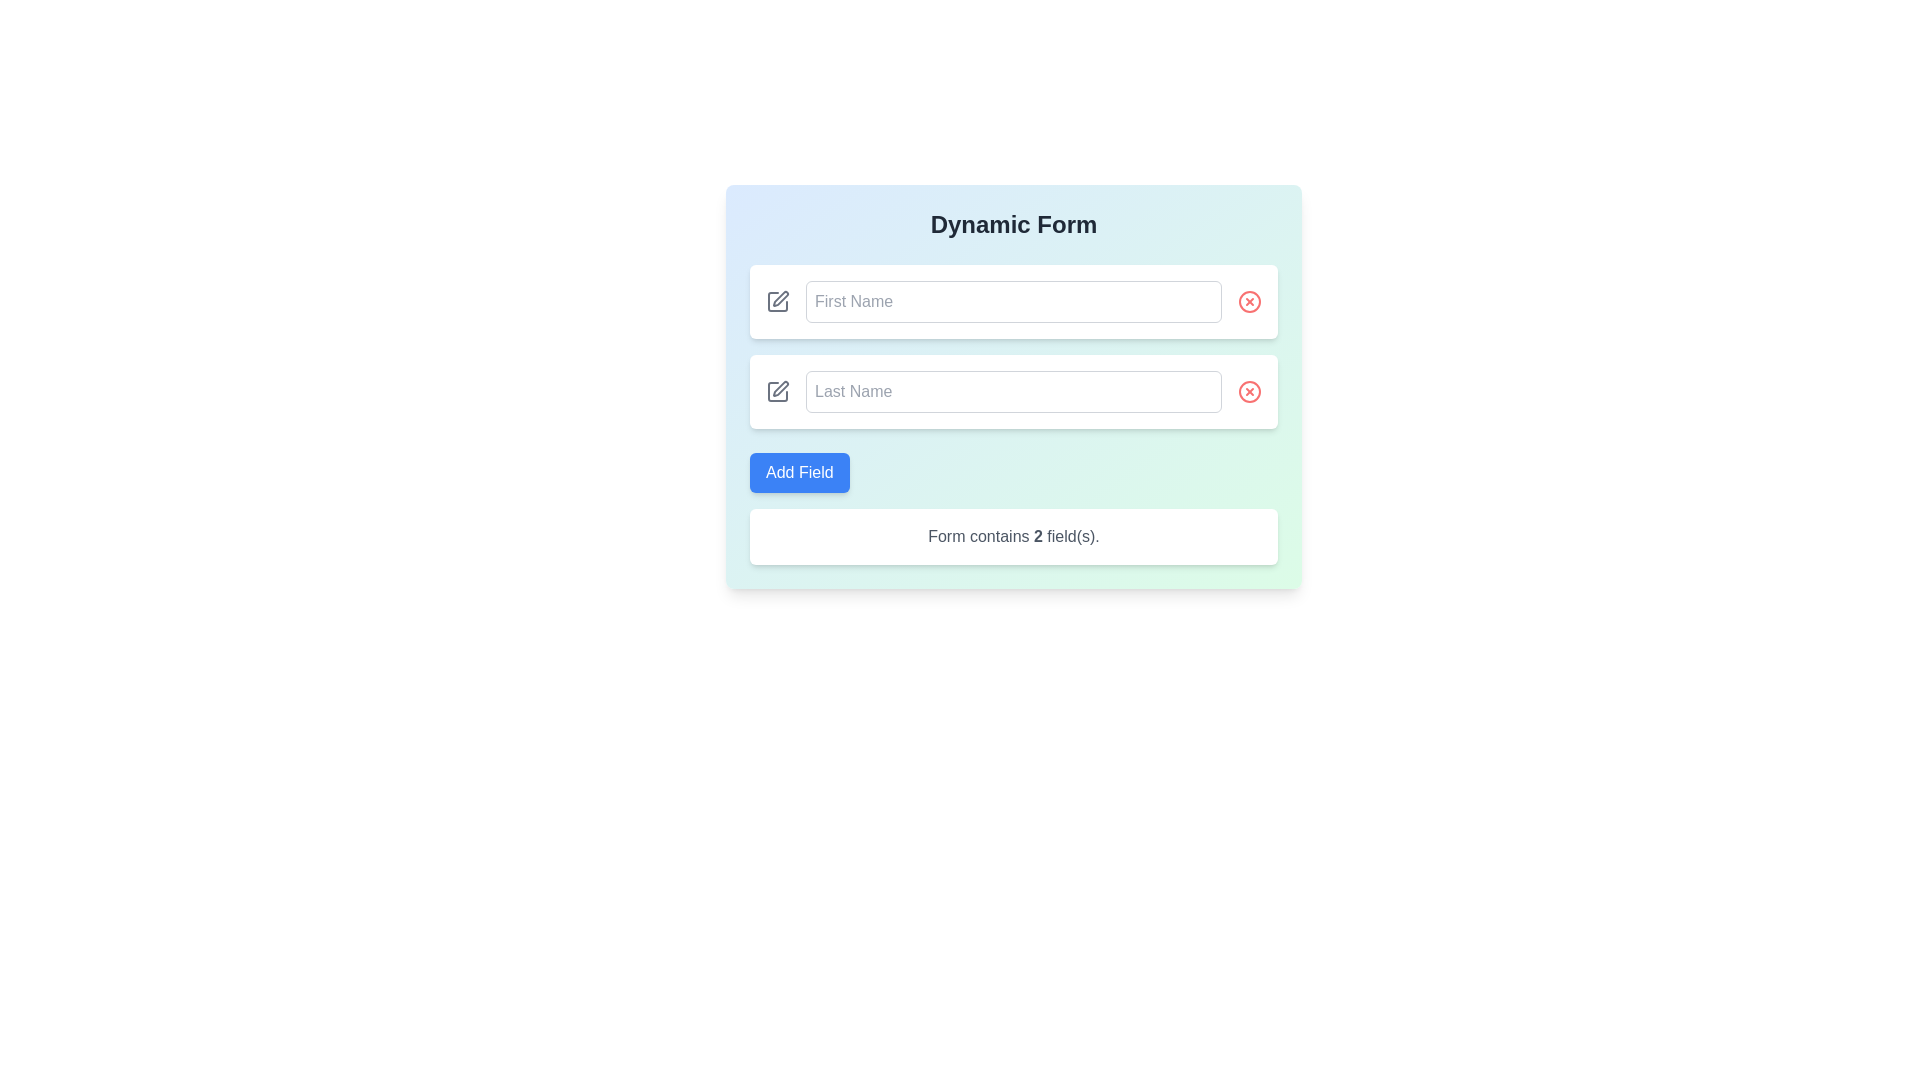 The width and height of the screenshot is (1920, 1080). What do you see at coordinates (1013, 535) in the screenshot?
I see `the Informational text block that displays the summary message indicating the number of fields in the form, which is located below the blue 'Add Field' button` at bounding box center [1013, 535].